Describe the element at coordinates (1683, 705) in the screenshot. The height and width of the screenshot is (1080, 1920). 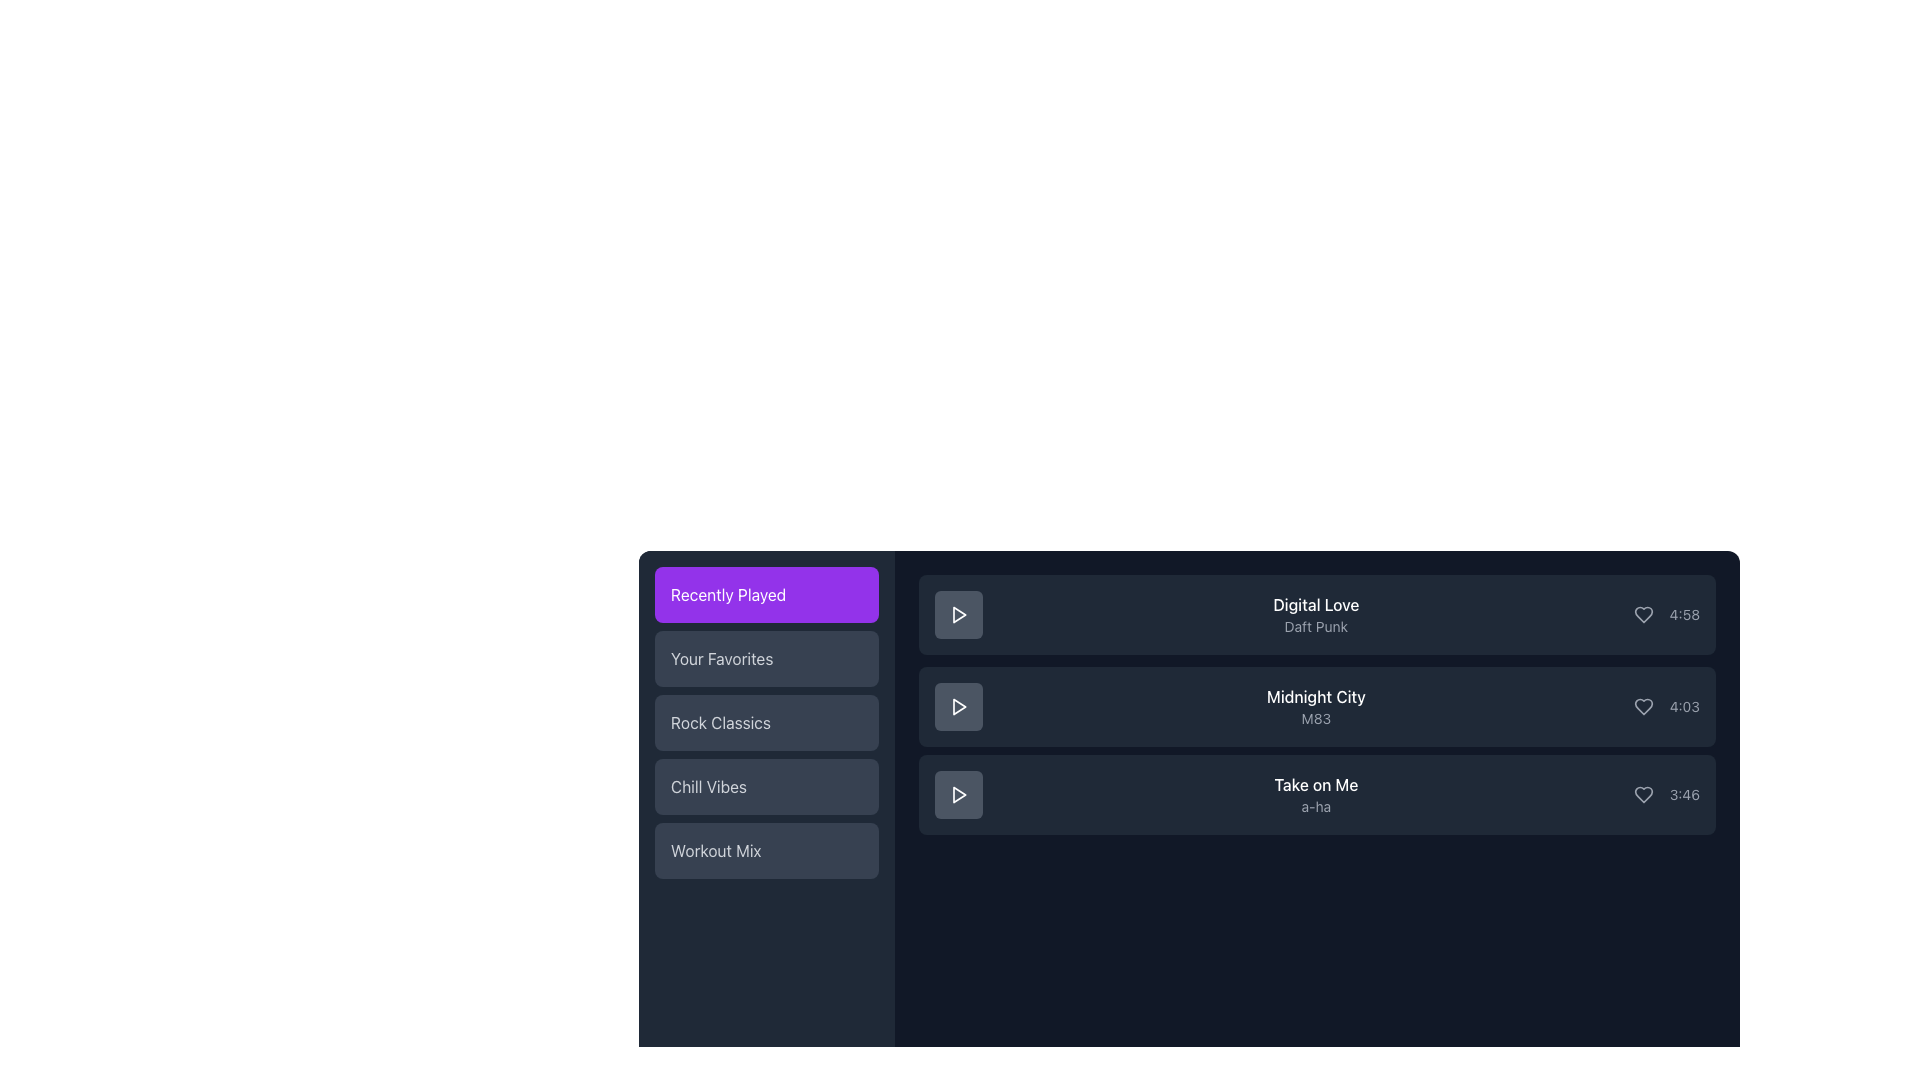
I see `the text label displaying the time duration '4:03' in gray font, located in the bottom-right corner of the music item 'Midnight City' by 'M83'` at that location.